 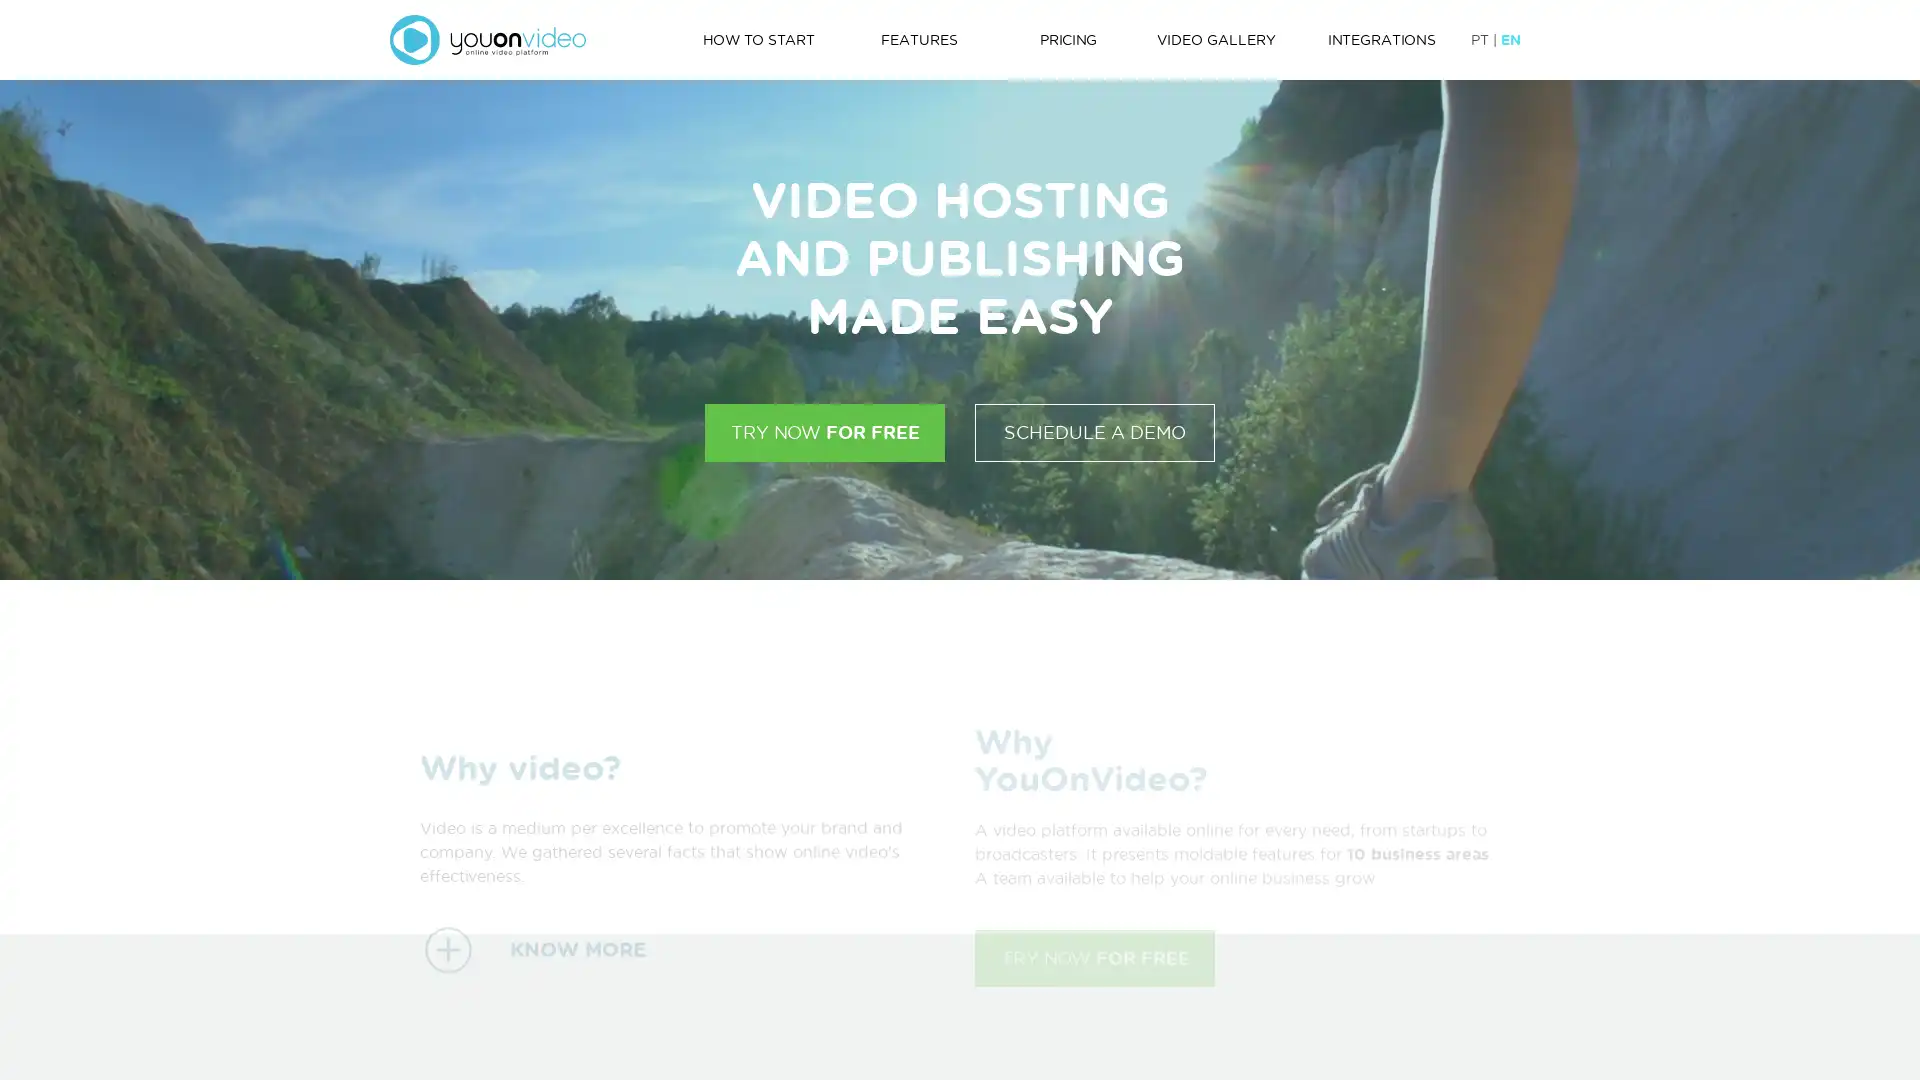 I want to click on TRY NOW FOR FREE, so click(x=1093, y=878).